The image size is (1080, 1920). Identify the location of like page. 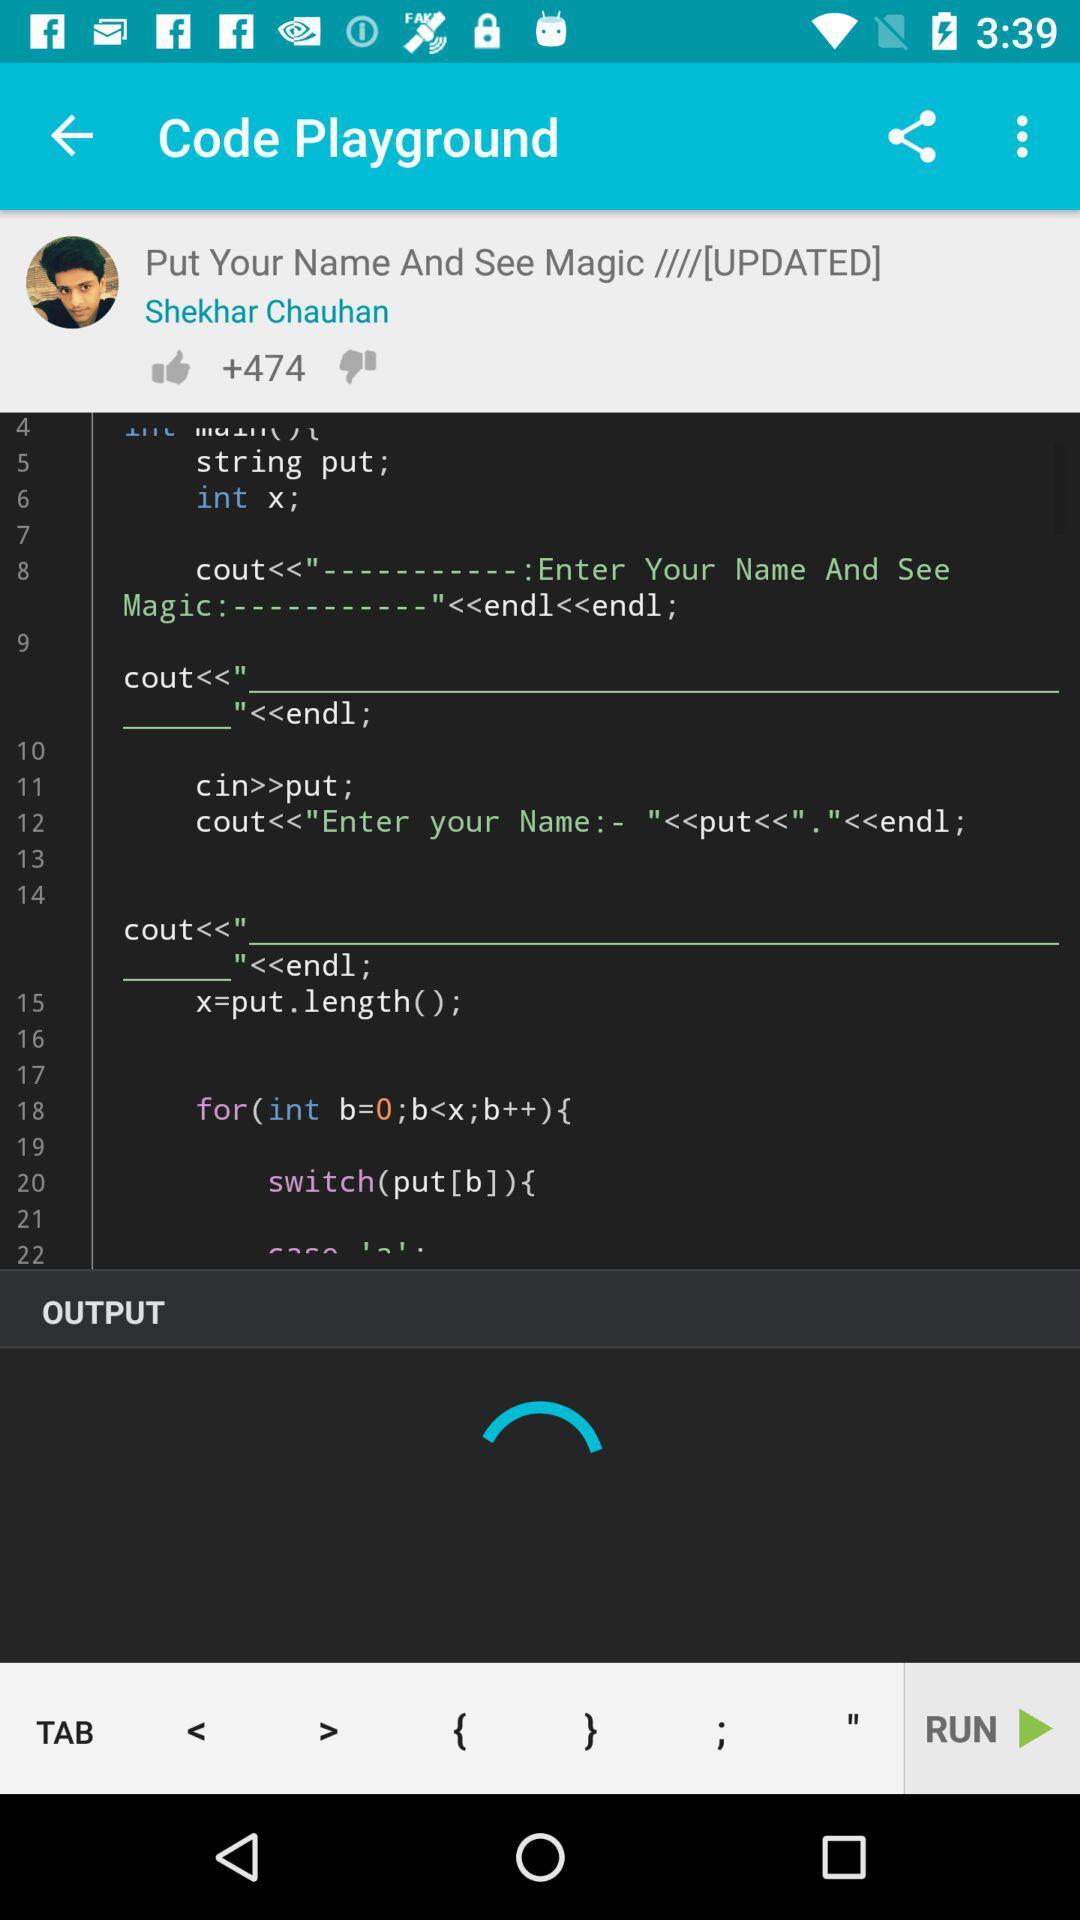
(169, 366).